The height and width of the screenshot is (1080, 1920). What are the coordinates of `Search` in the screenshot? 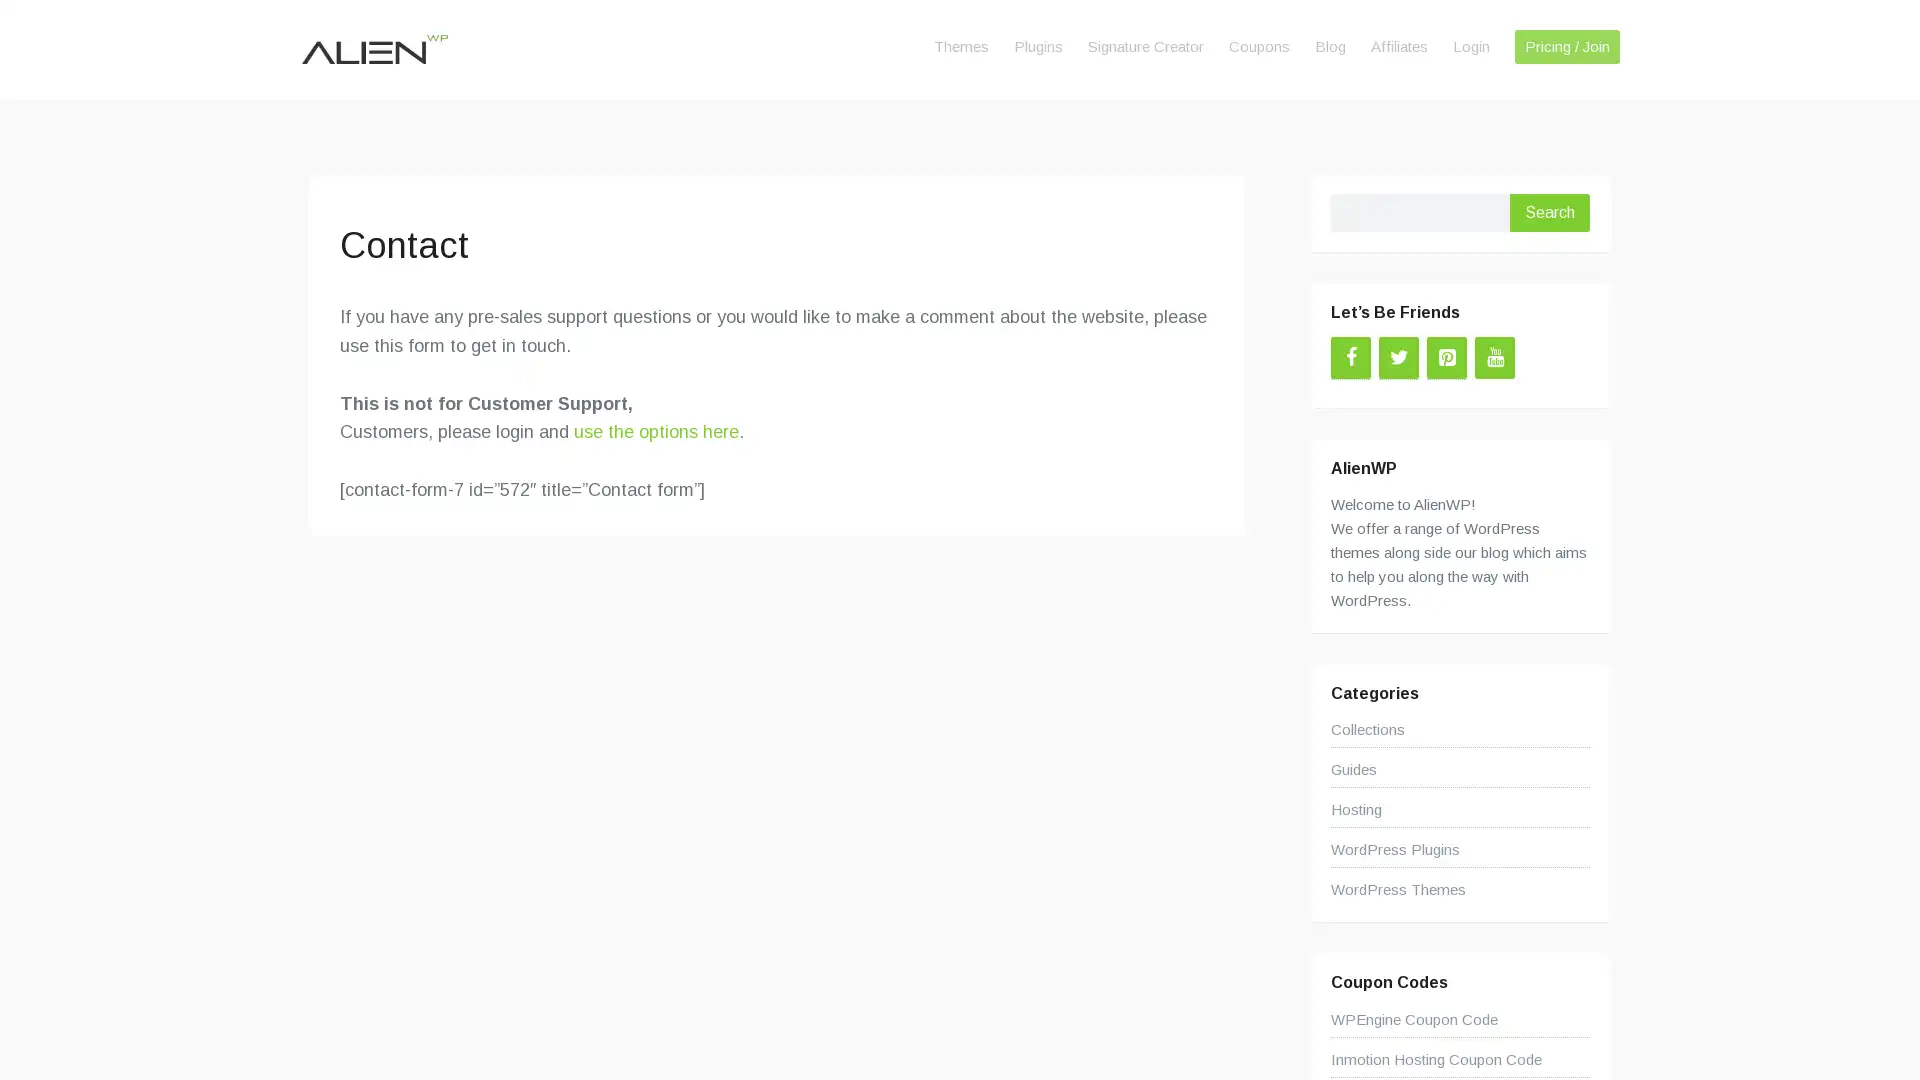 It's located at (1549, 212).